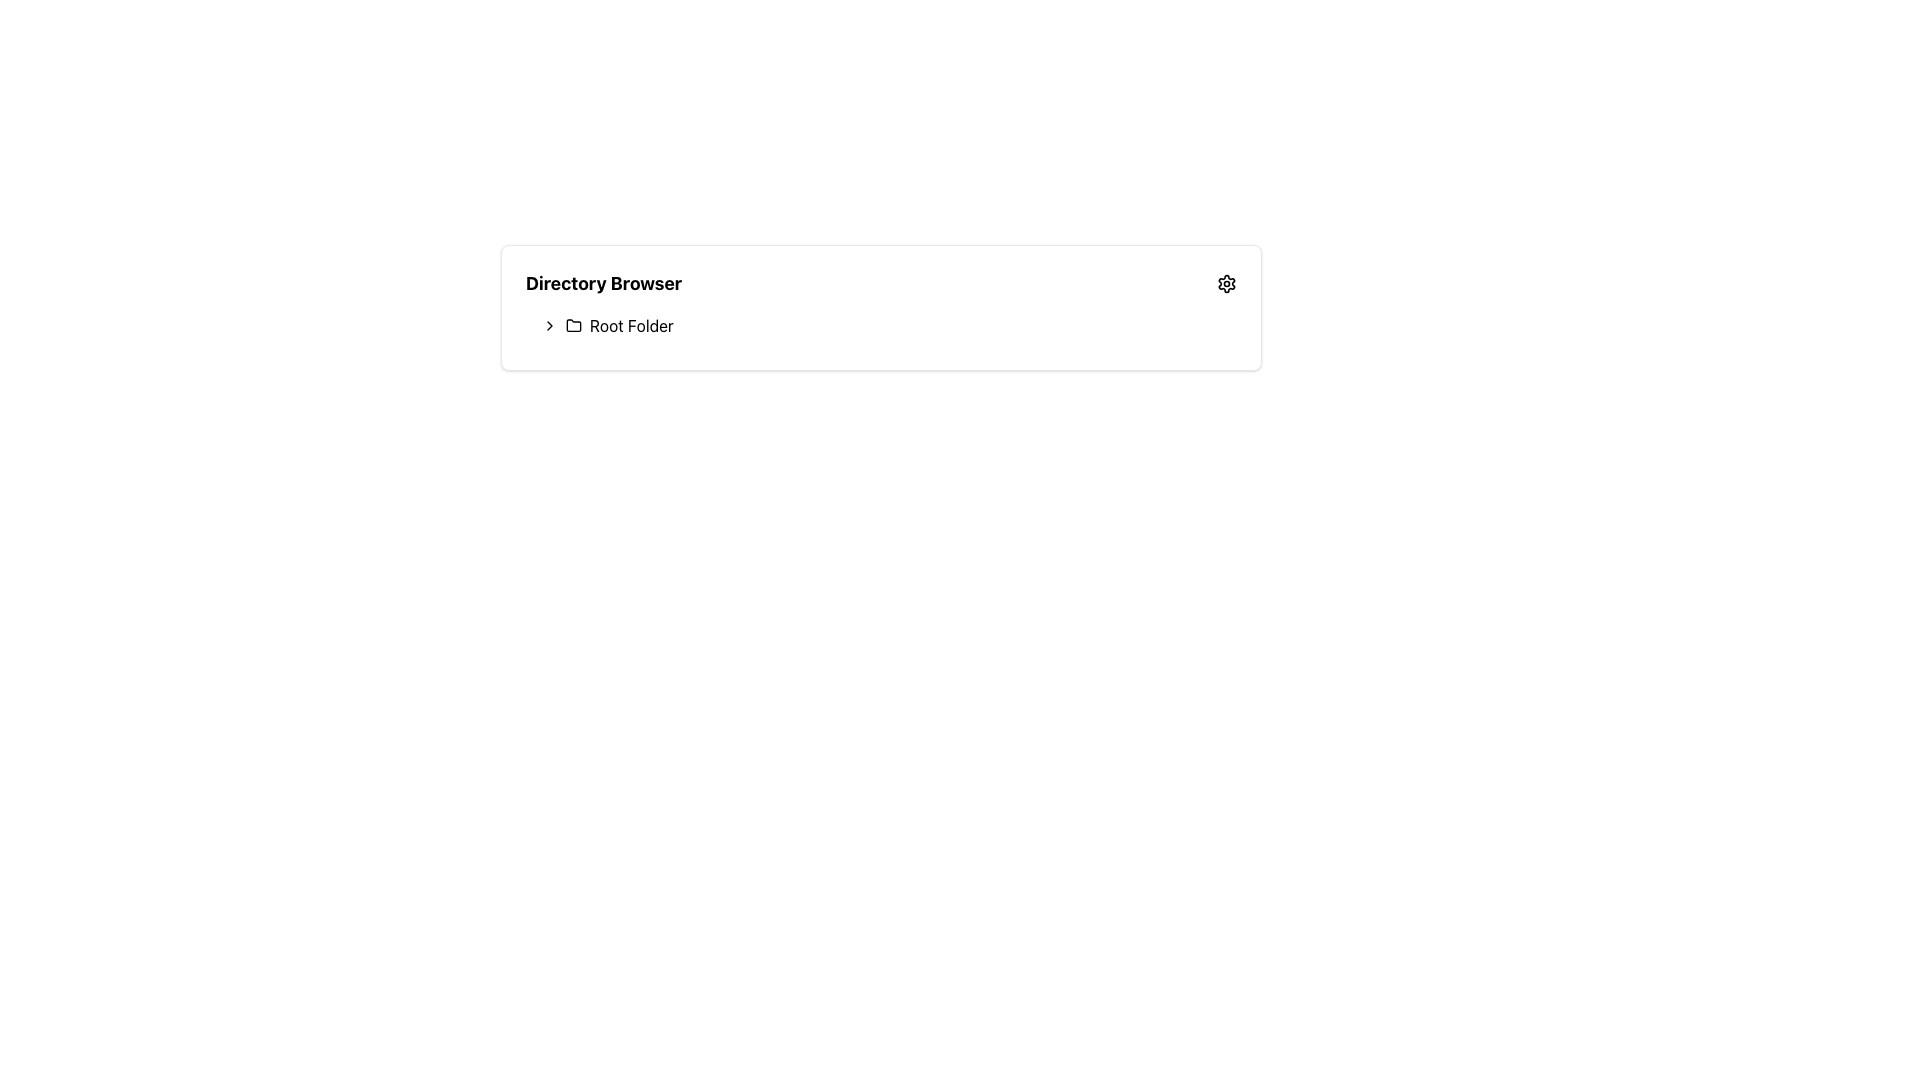  Describe the element at coordinates (1226, 284) in the screenshot. I see `the gear icon button located in the top-right corner of the 'Directory Browser'` at that location.